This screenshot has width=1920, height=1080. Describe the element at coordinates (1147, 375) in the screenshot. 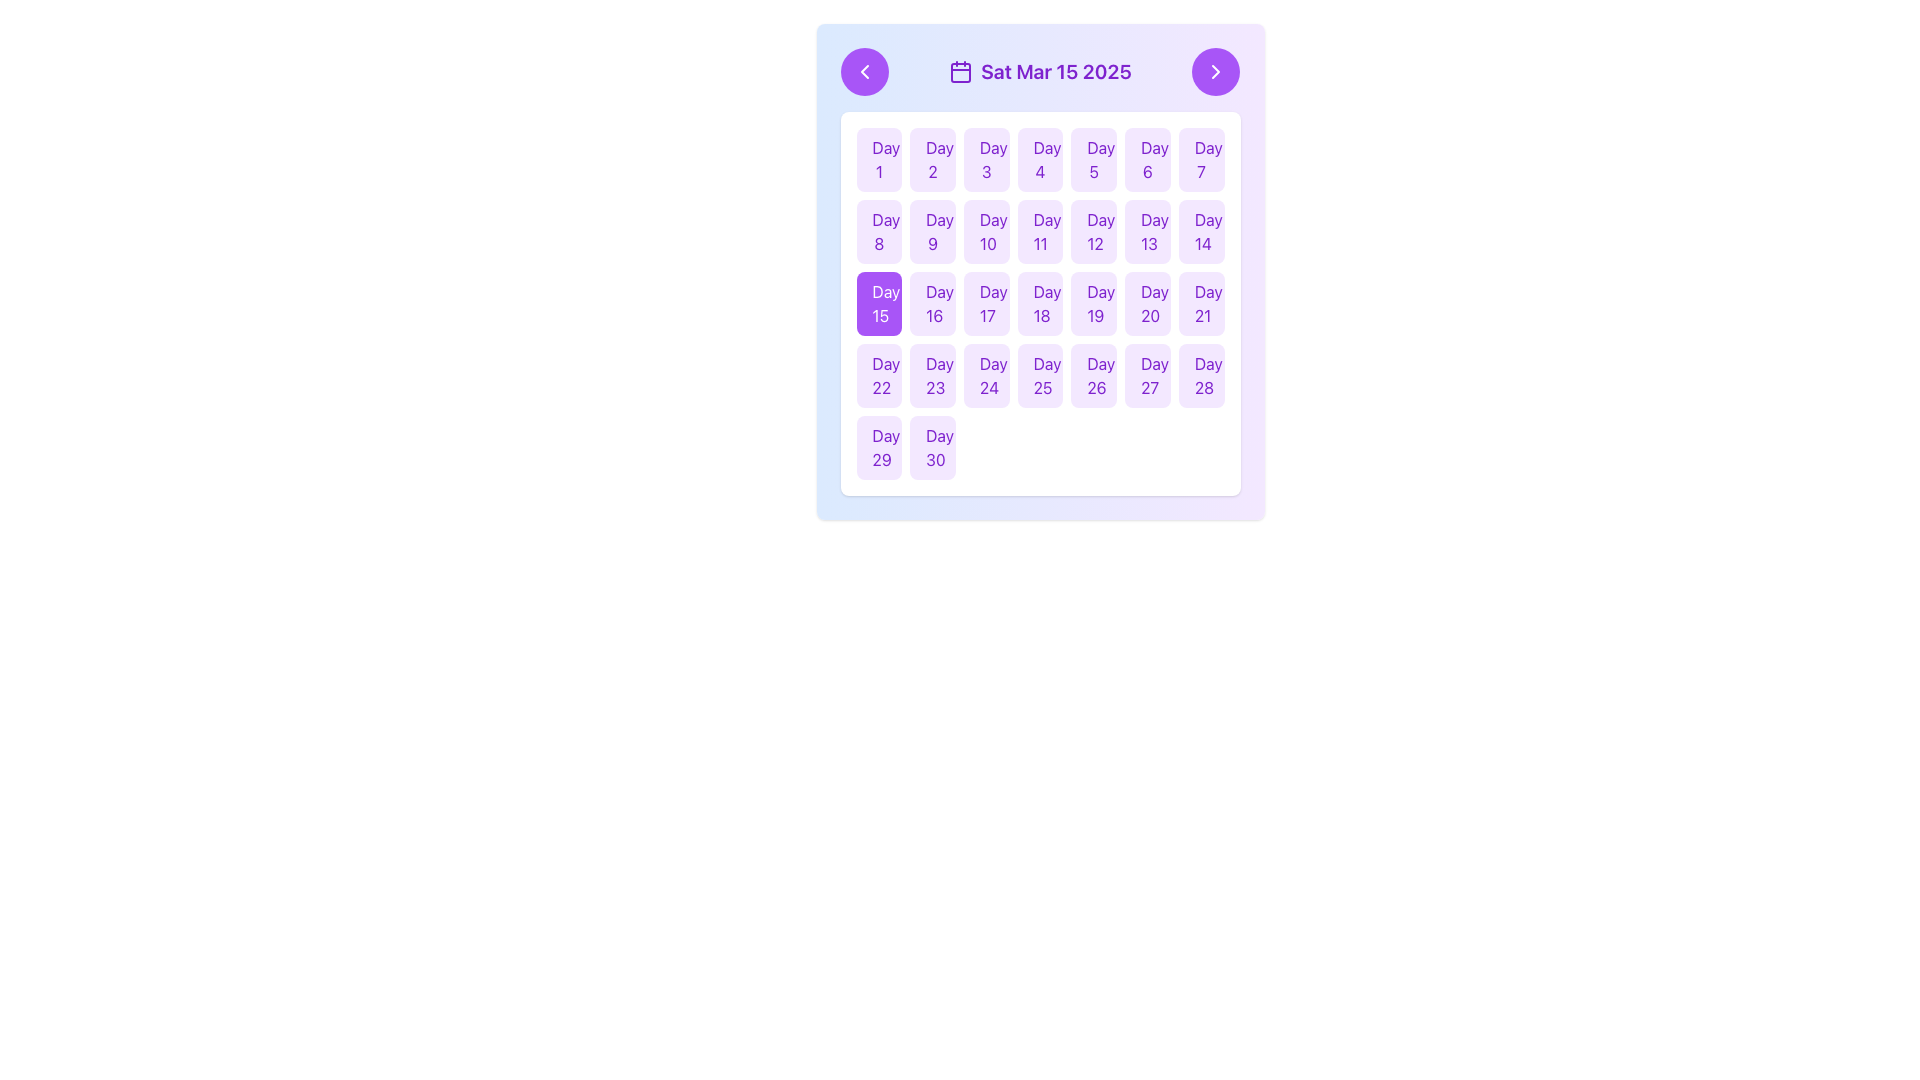

I see `the button representing 'Day 27' in the fourth row, sixth from the left` at that location.